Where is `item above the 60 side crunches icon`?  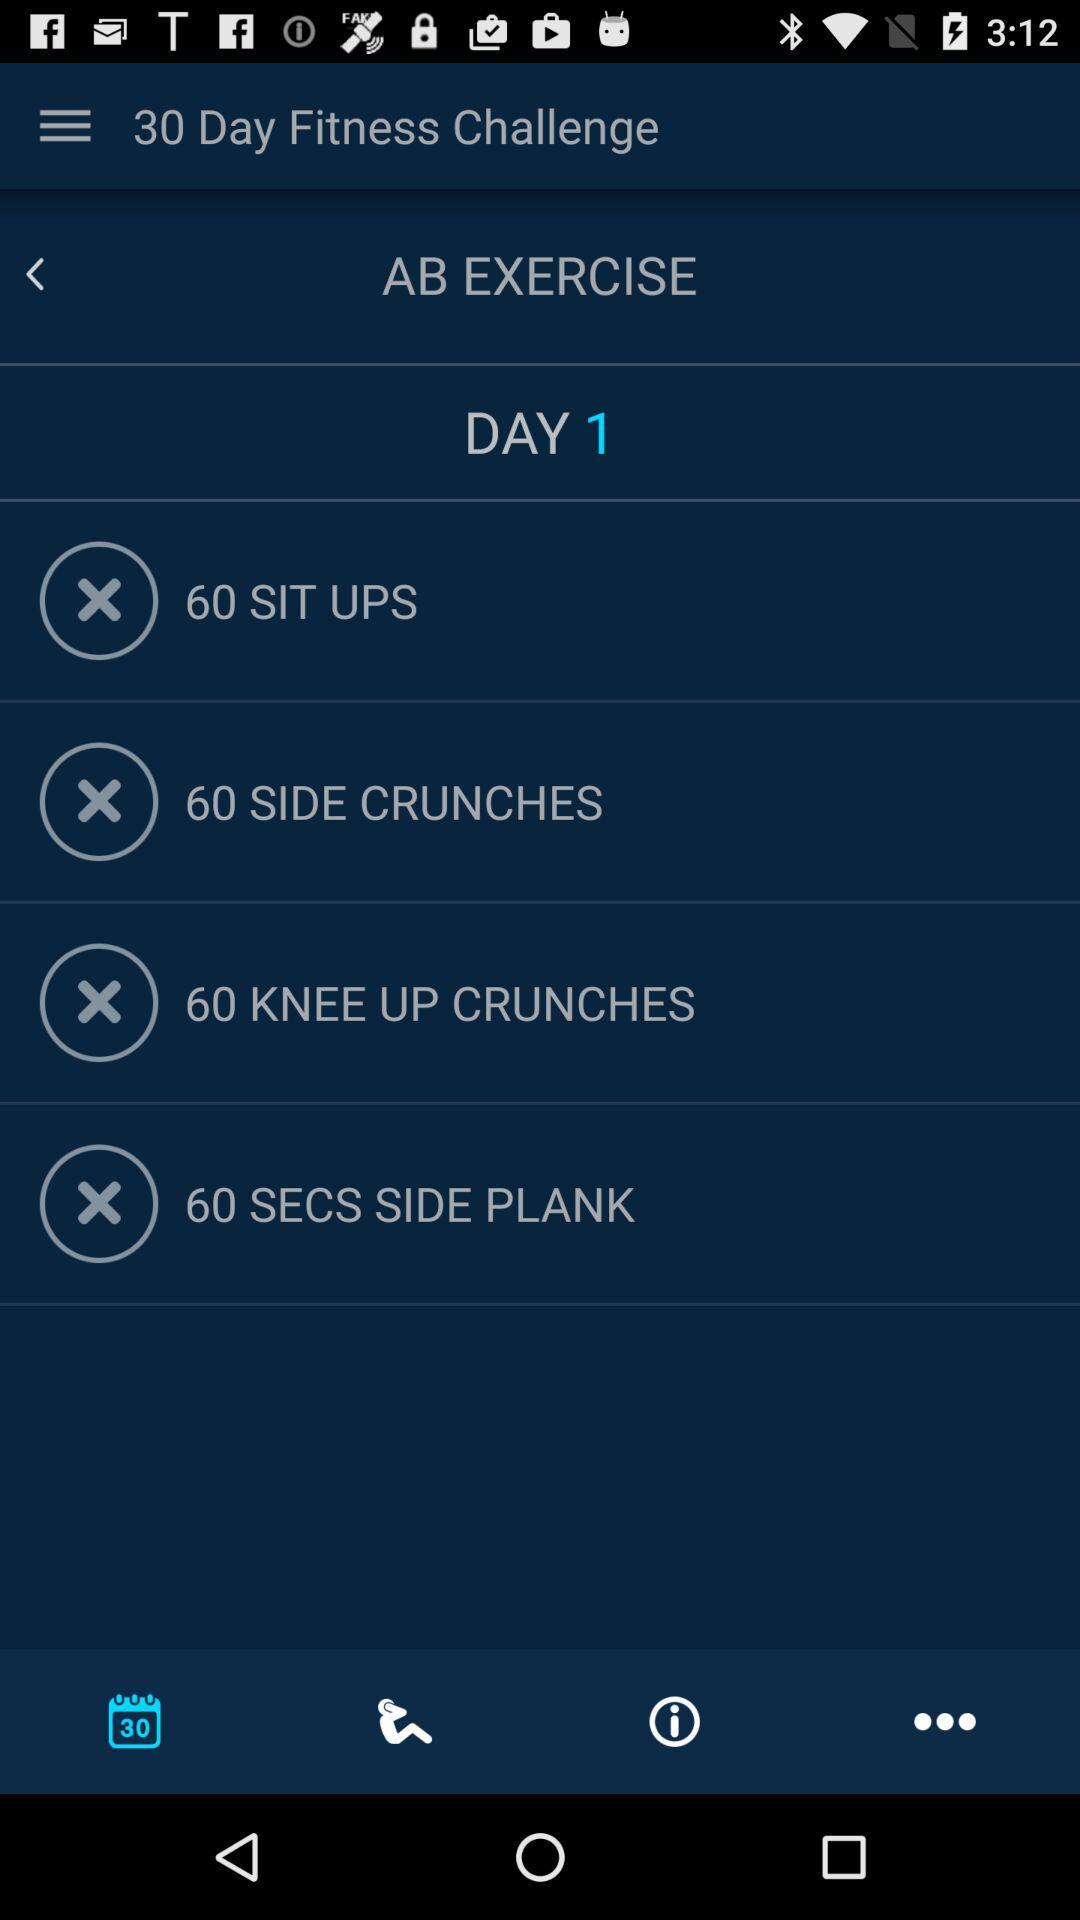
item above the 60 side crunches icon is located at coordinates (611, 599).